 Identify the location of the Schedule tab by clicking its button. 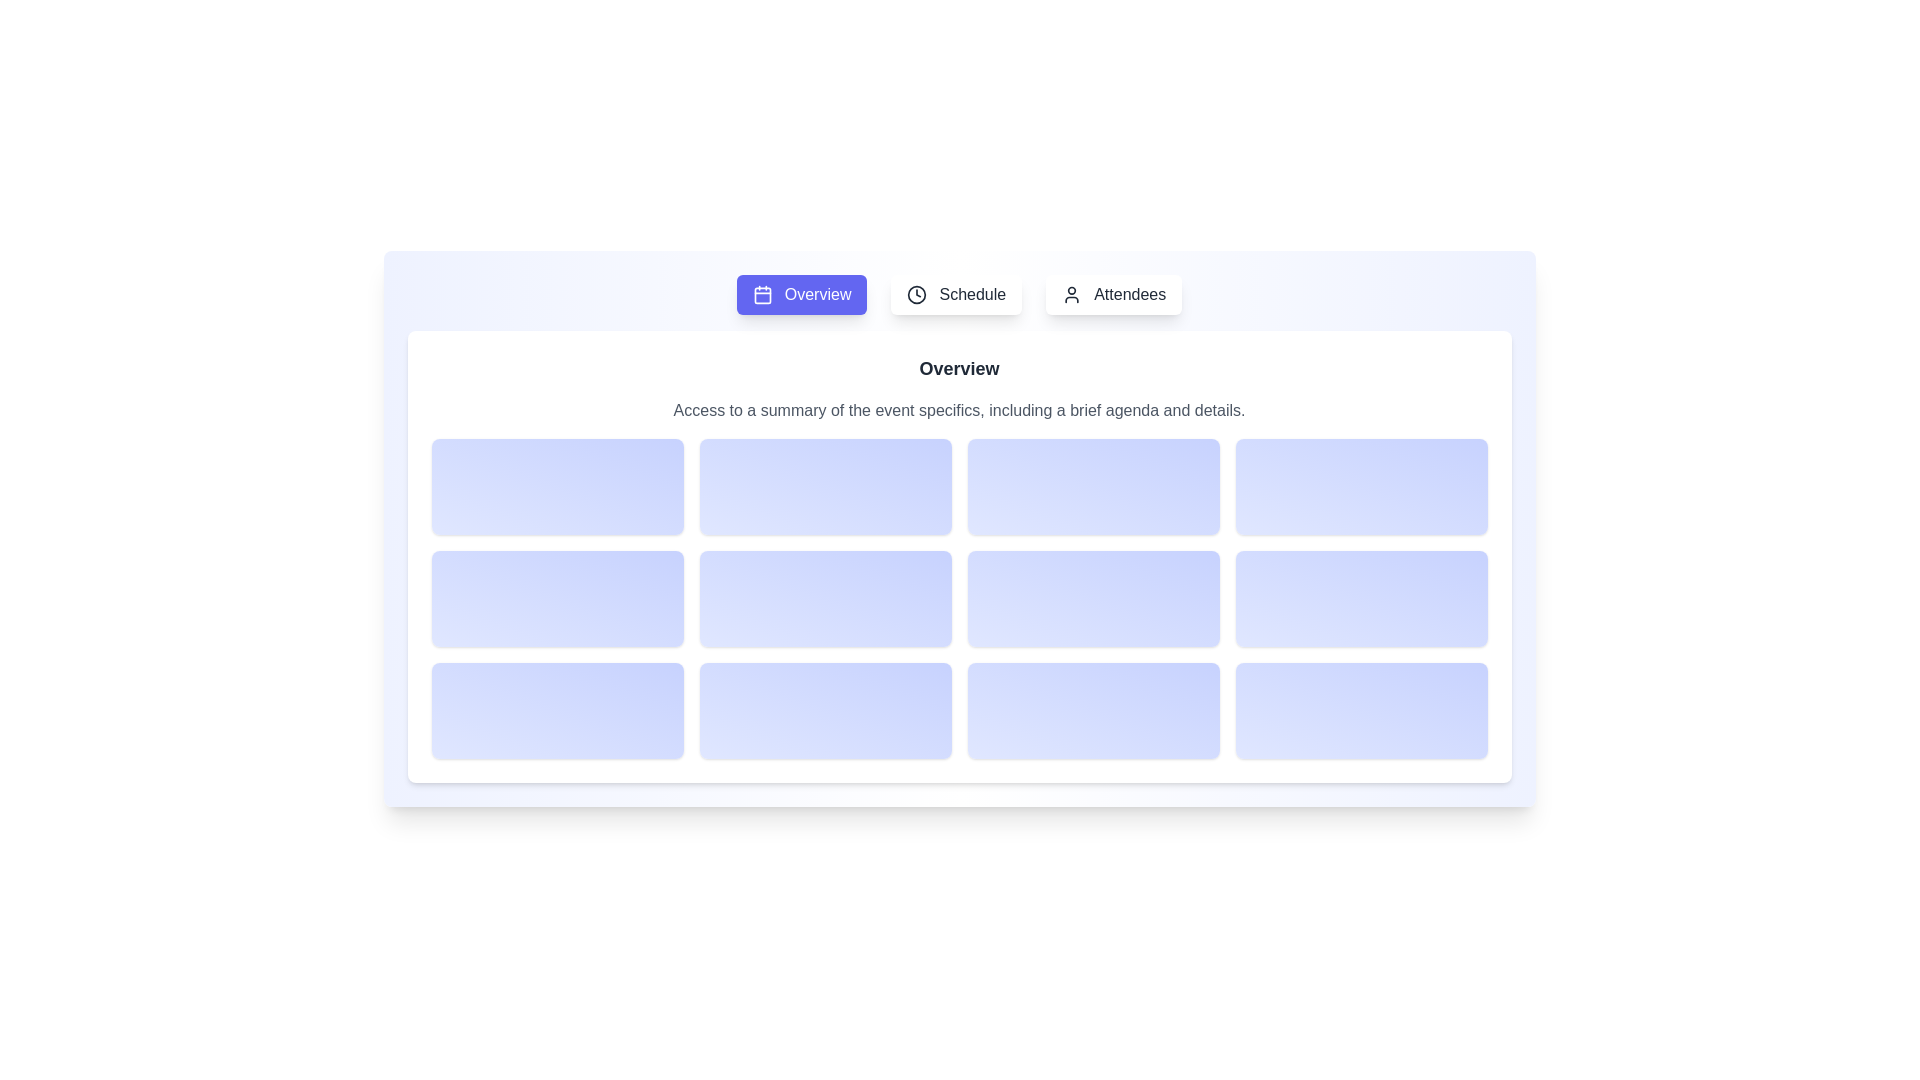
(955, 294).